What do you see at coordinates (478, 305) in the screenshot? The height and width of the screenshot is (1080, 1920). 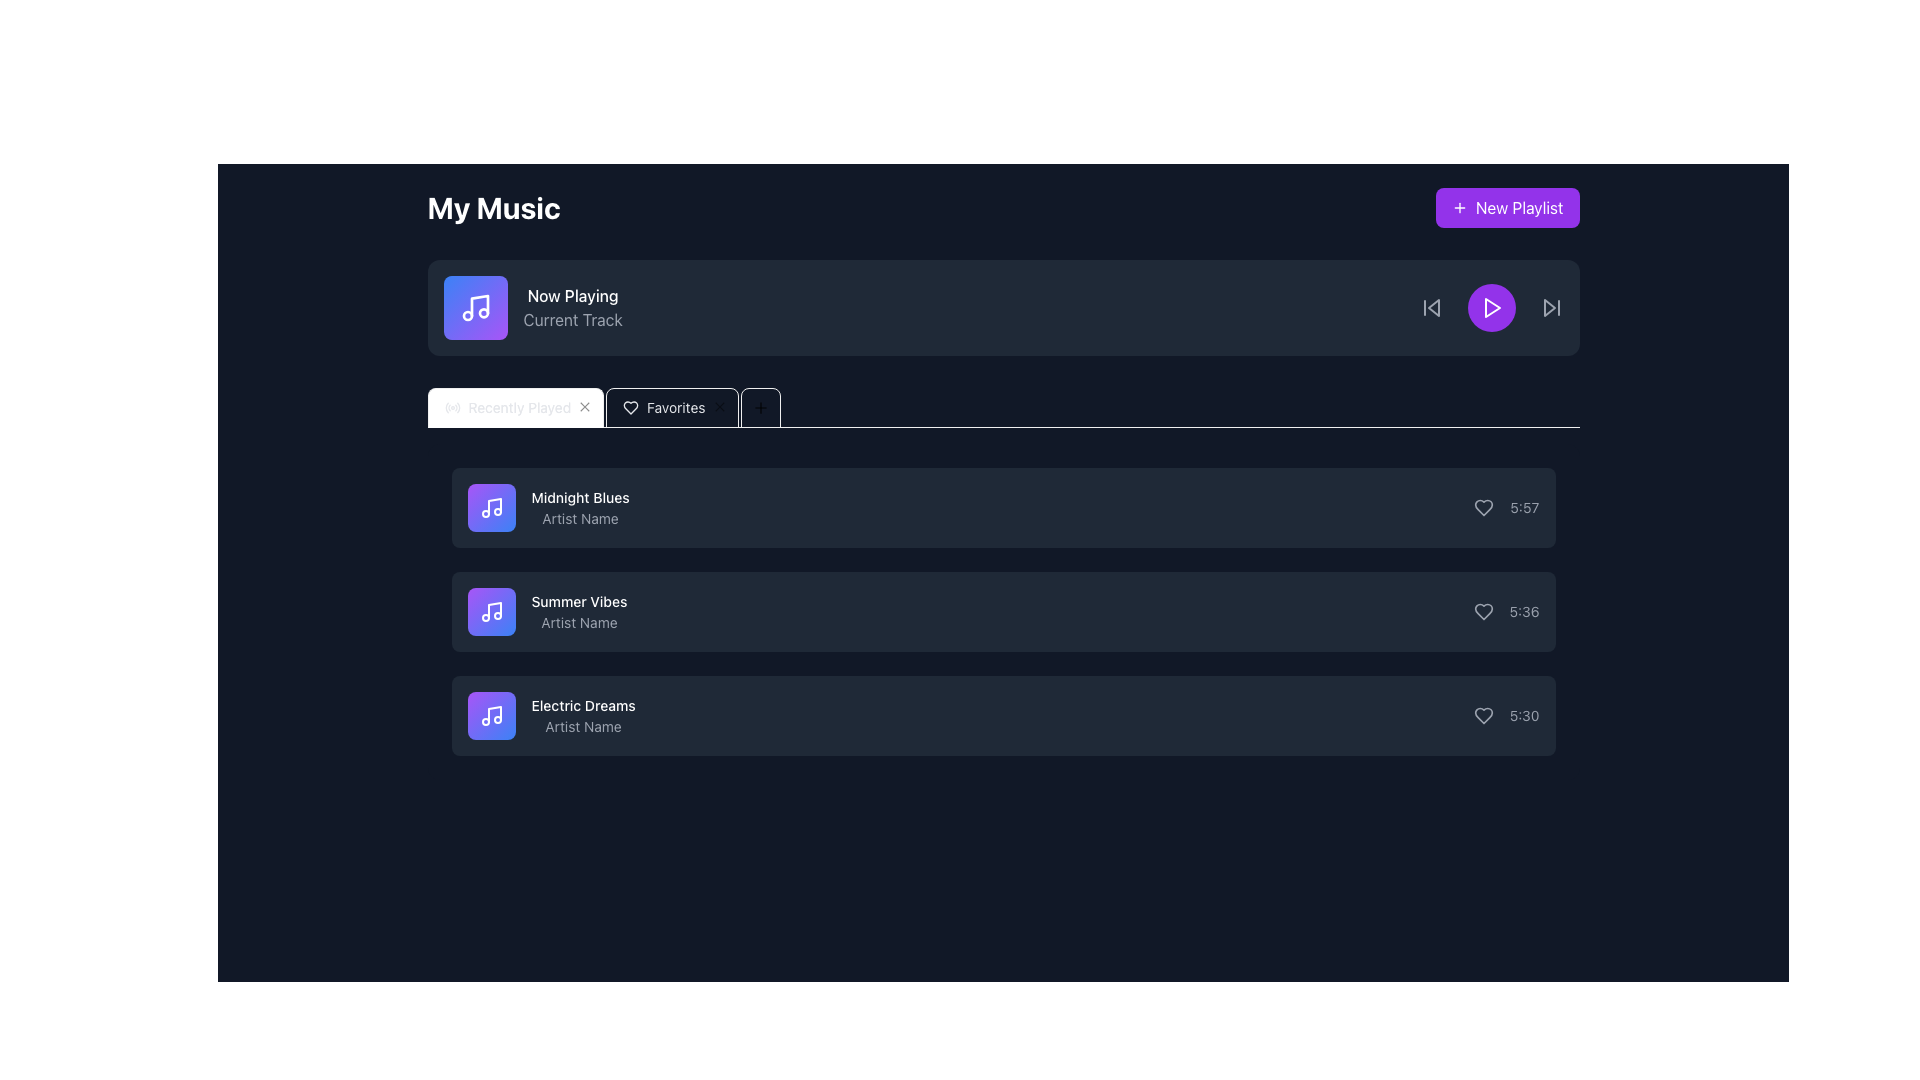 I see `the music icon representing the 'Now Playing' track item located inside the purple square to the left of the text 'Now Playing' and 'Current Track'` at bounding box center [478, 305].